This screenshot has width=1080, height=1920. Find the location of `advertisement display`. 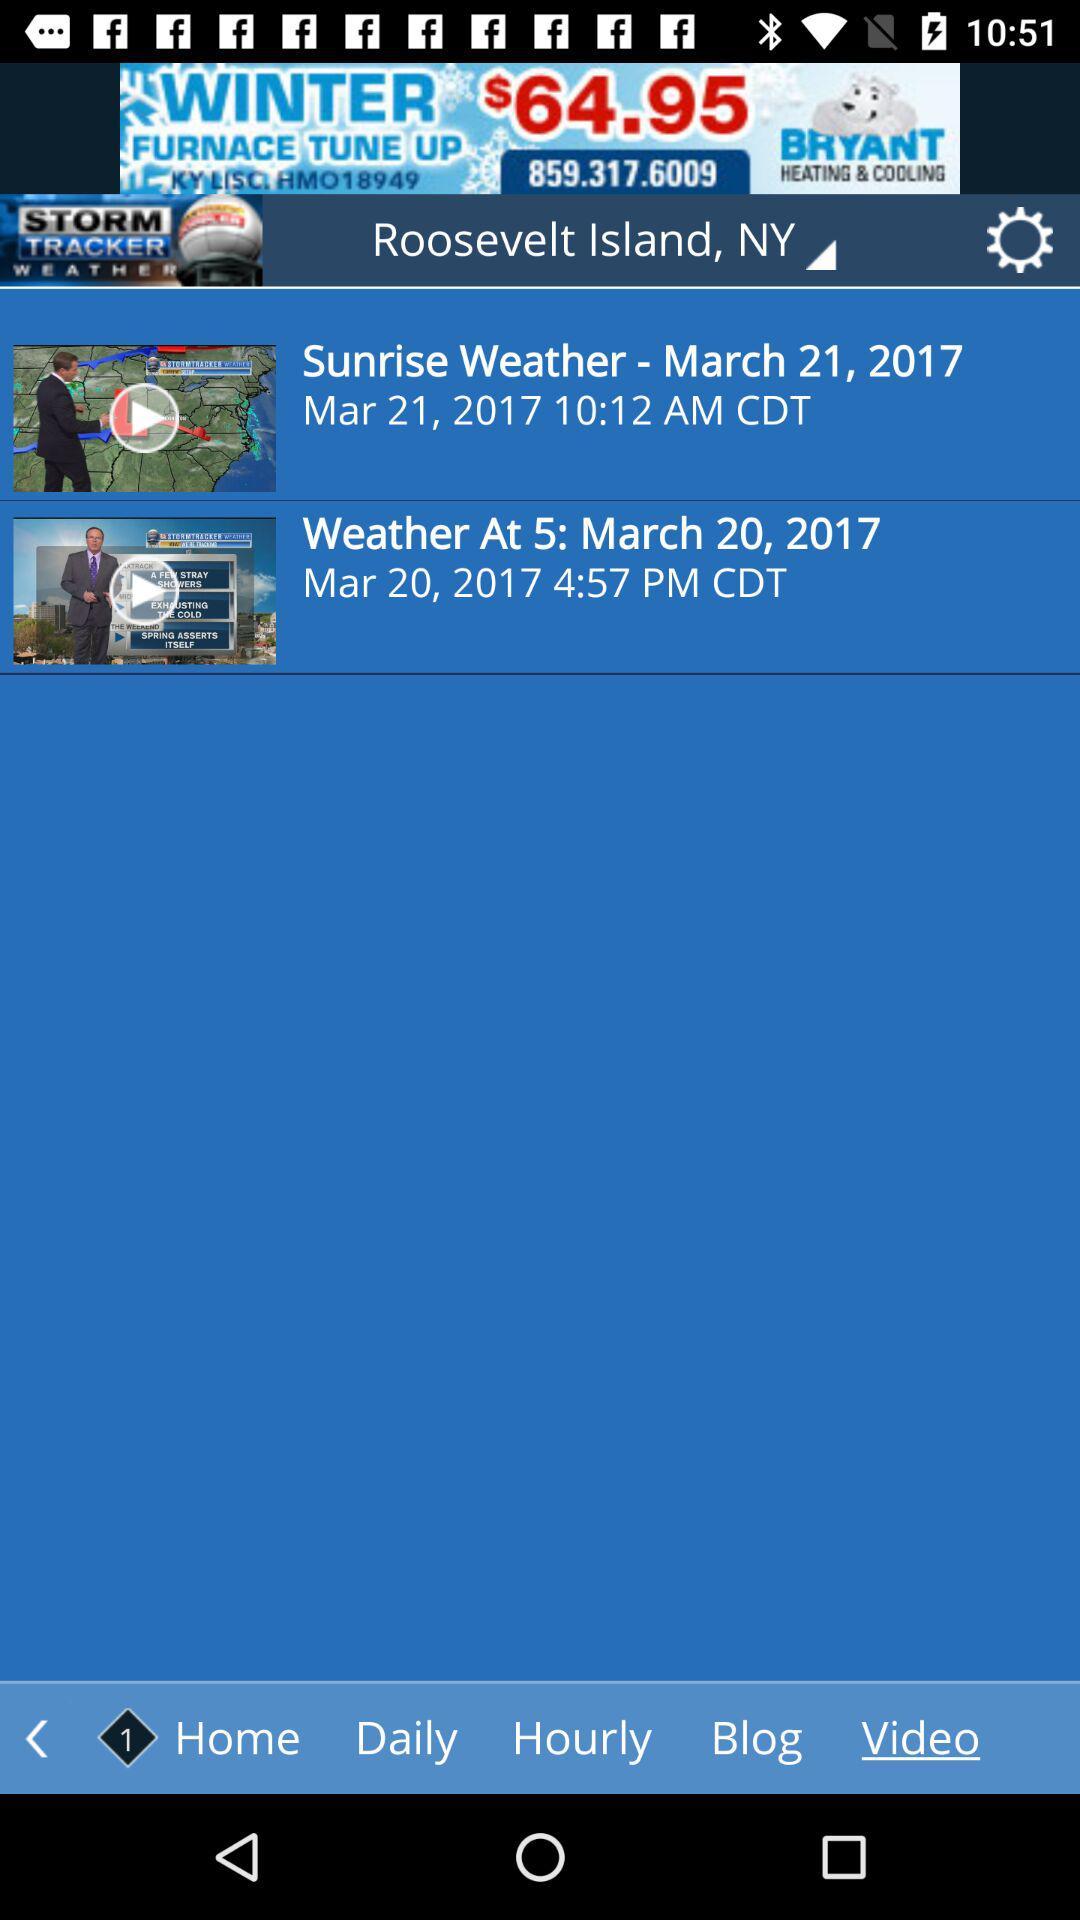

advertisement display is located at coordinates (131, 240).